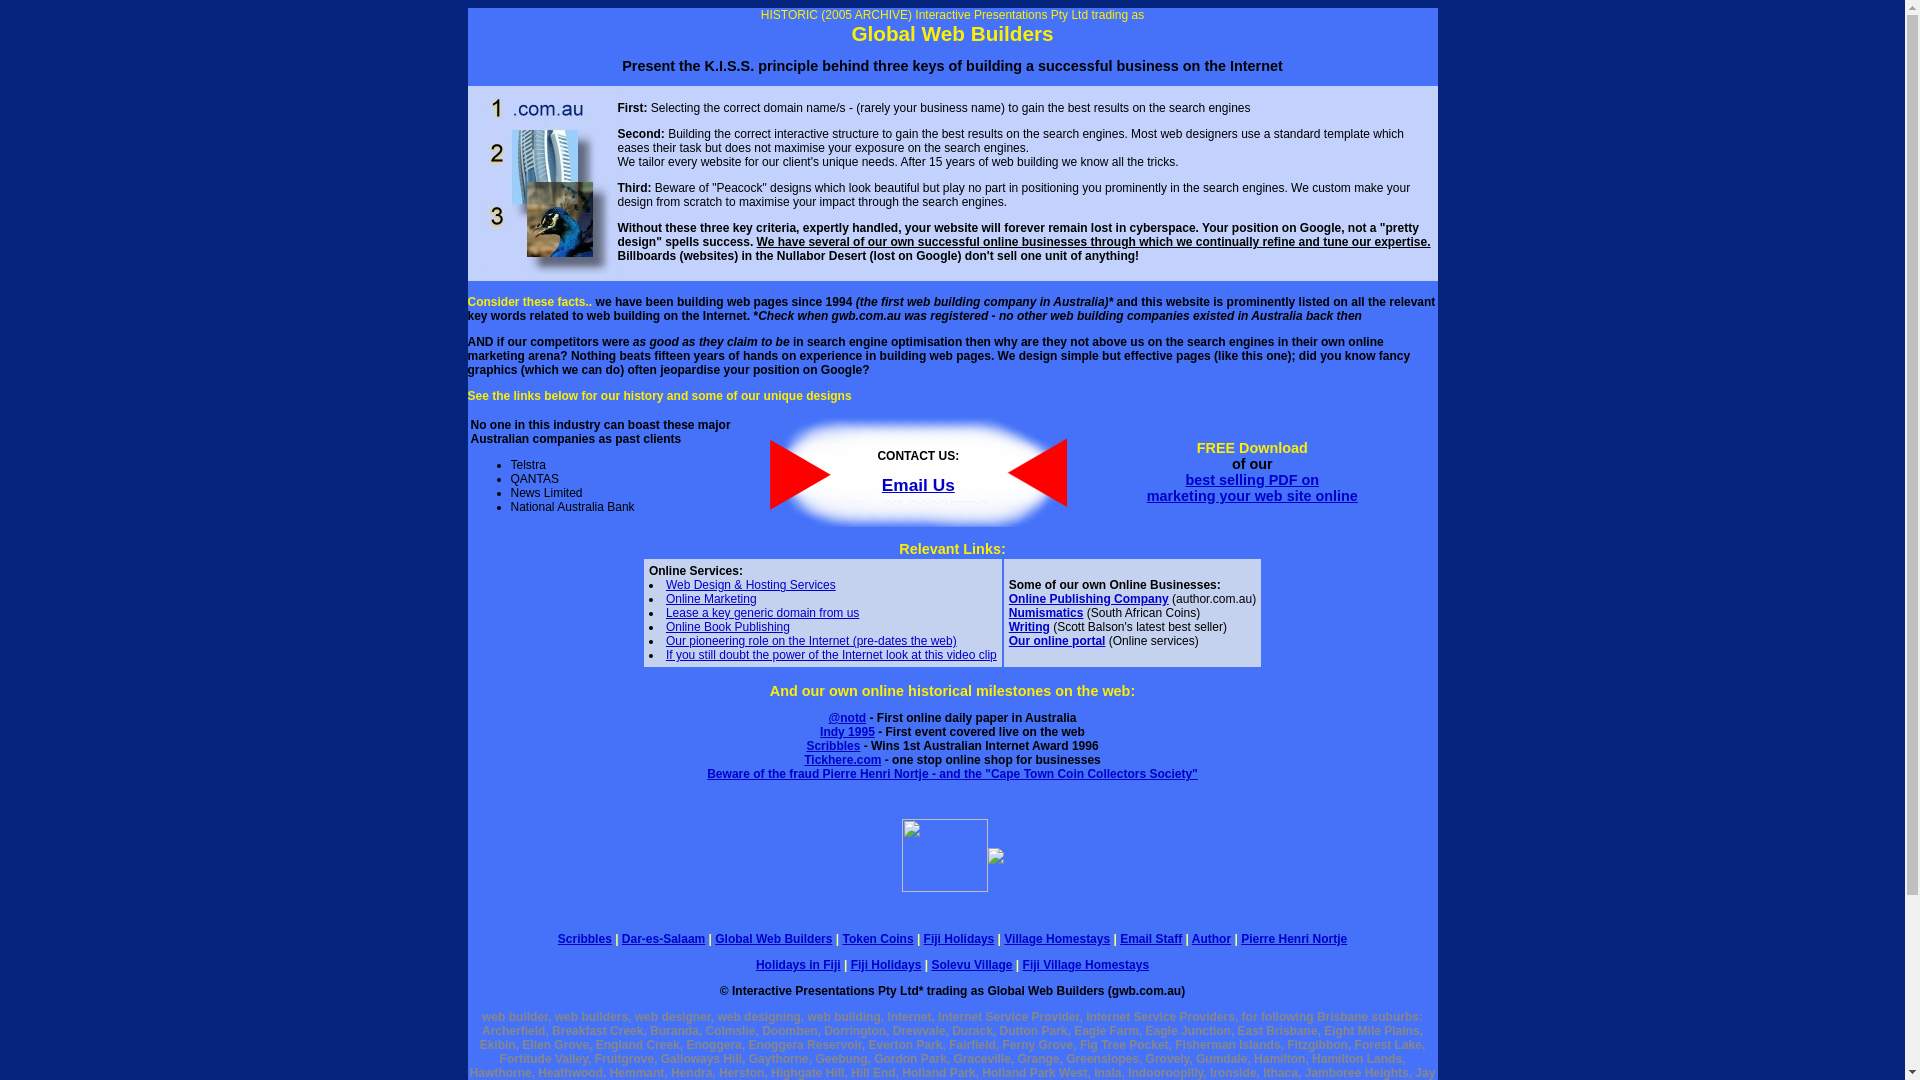 This screenshot has height=1080, width=1920. I want to click on 'Solevu Village', so click(971, 963).